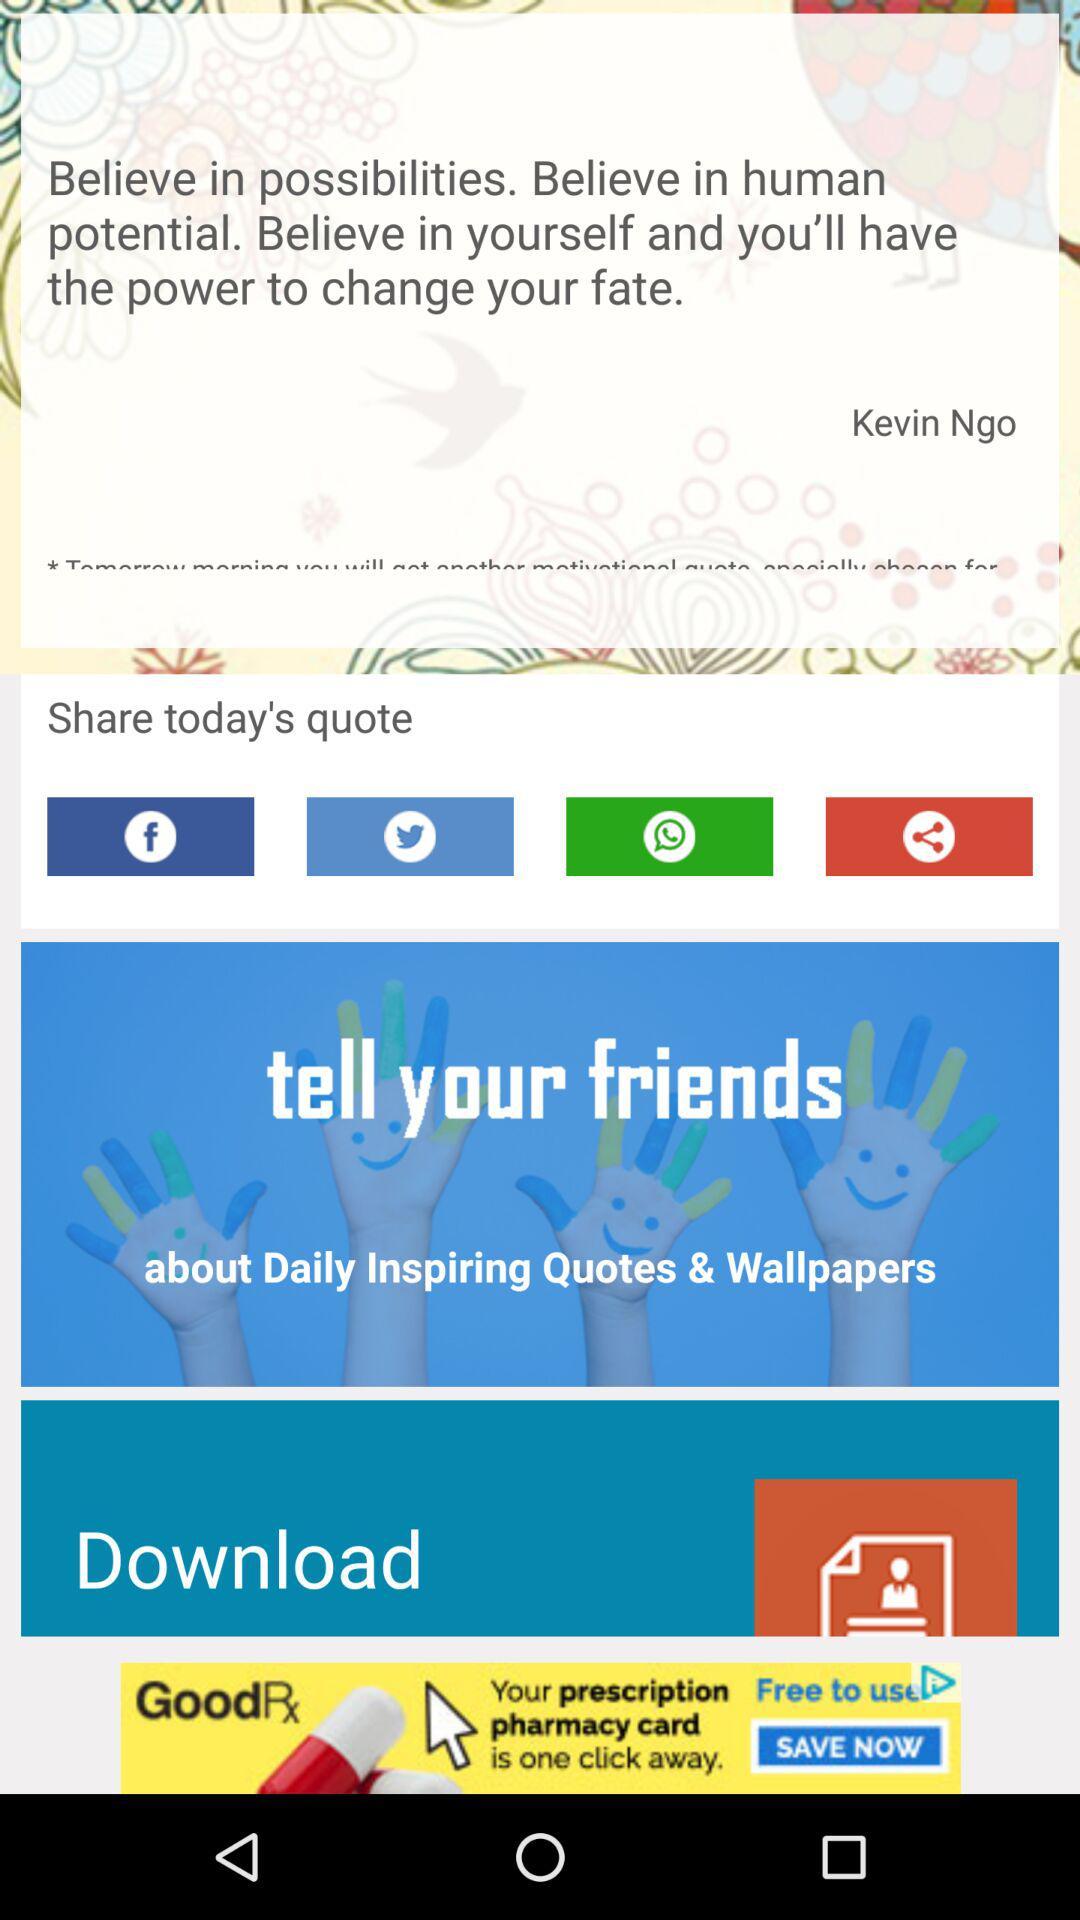 The width and height of the screenshot is (1080, 1920). Describe the element at coordinates (149, 836) in the screenshot. I see `facebook page` at that location.